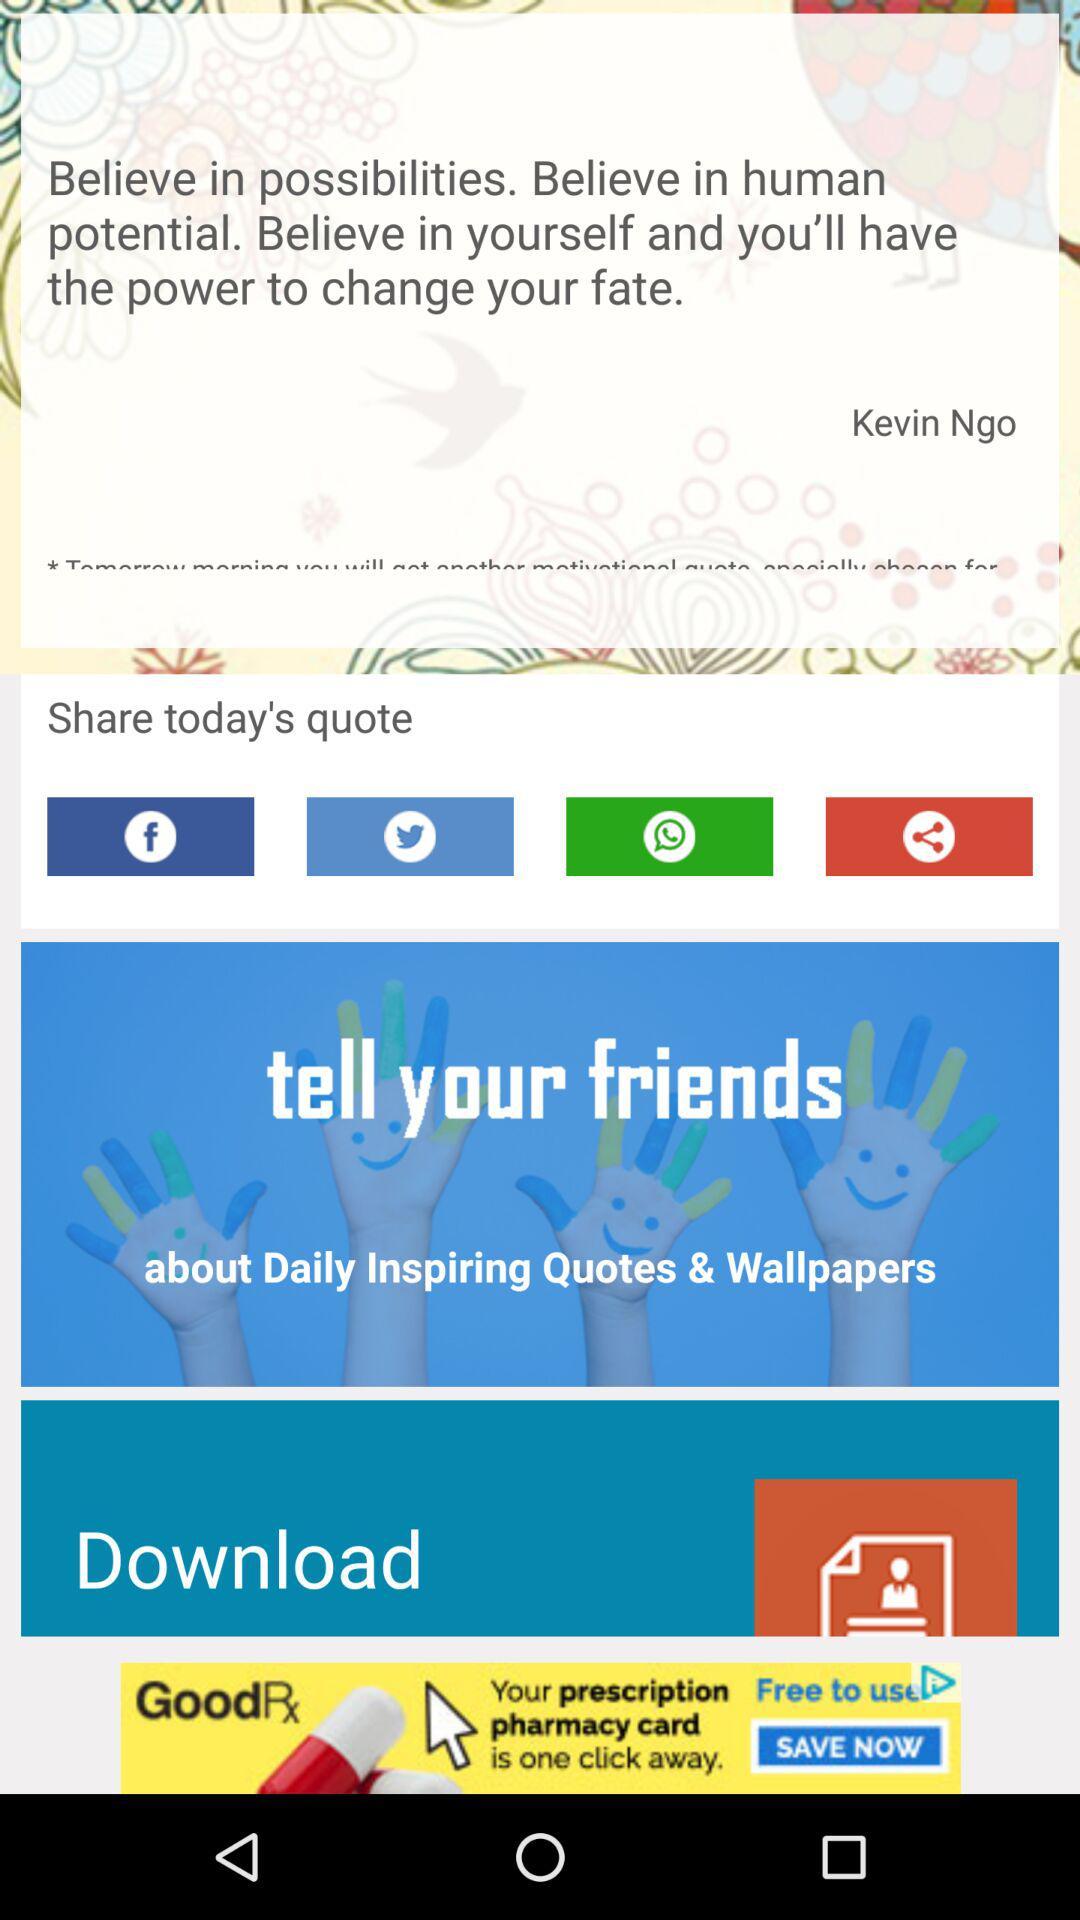 The width and height of the screenshot is (1080, 1920). Describe the element at coordinates (149, 836) in the screenshot. I see `facebook page` at that location.